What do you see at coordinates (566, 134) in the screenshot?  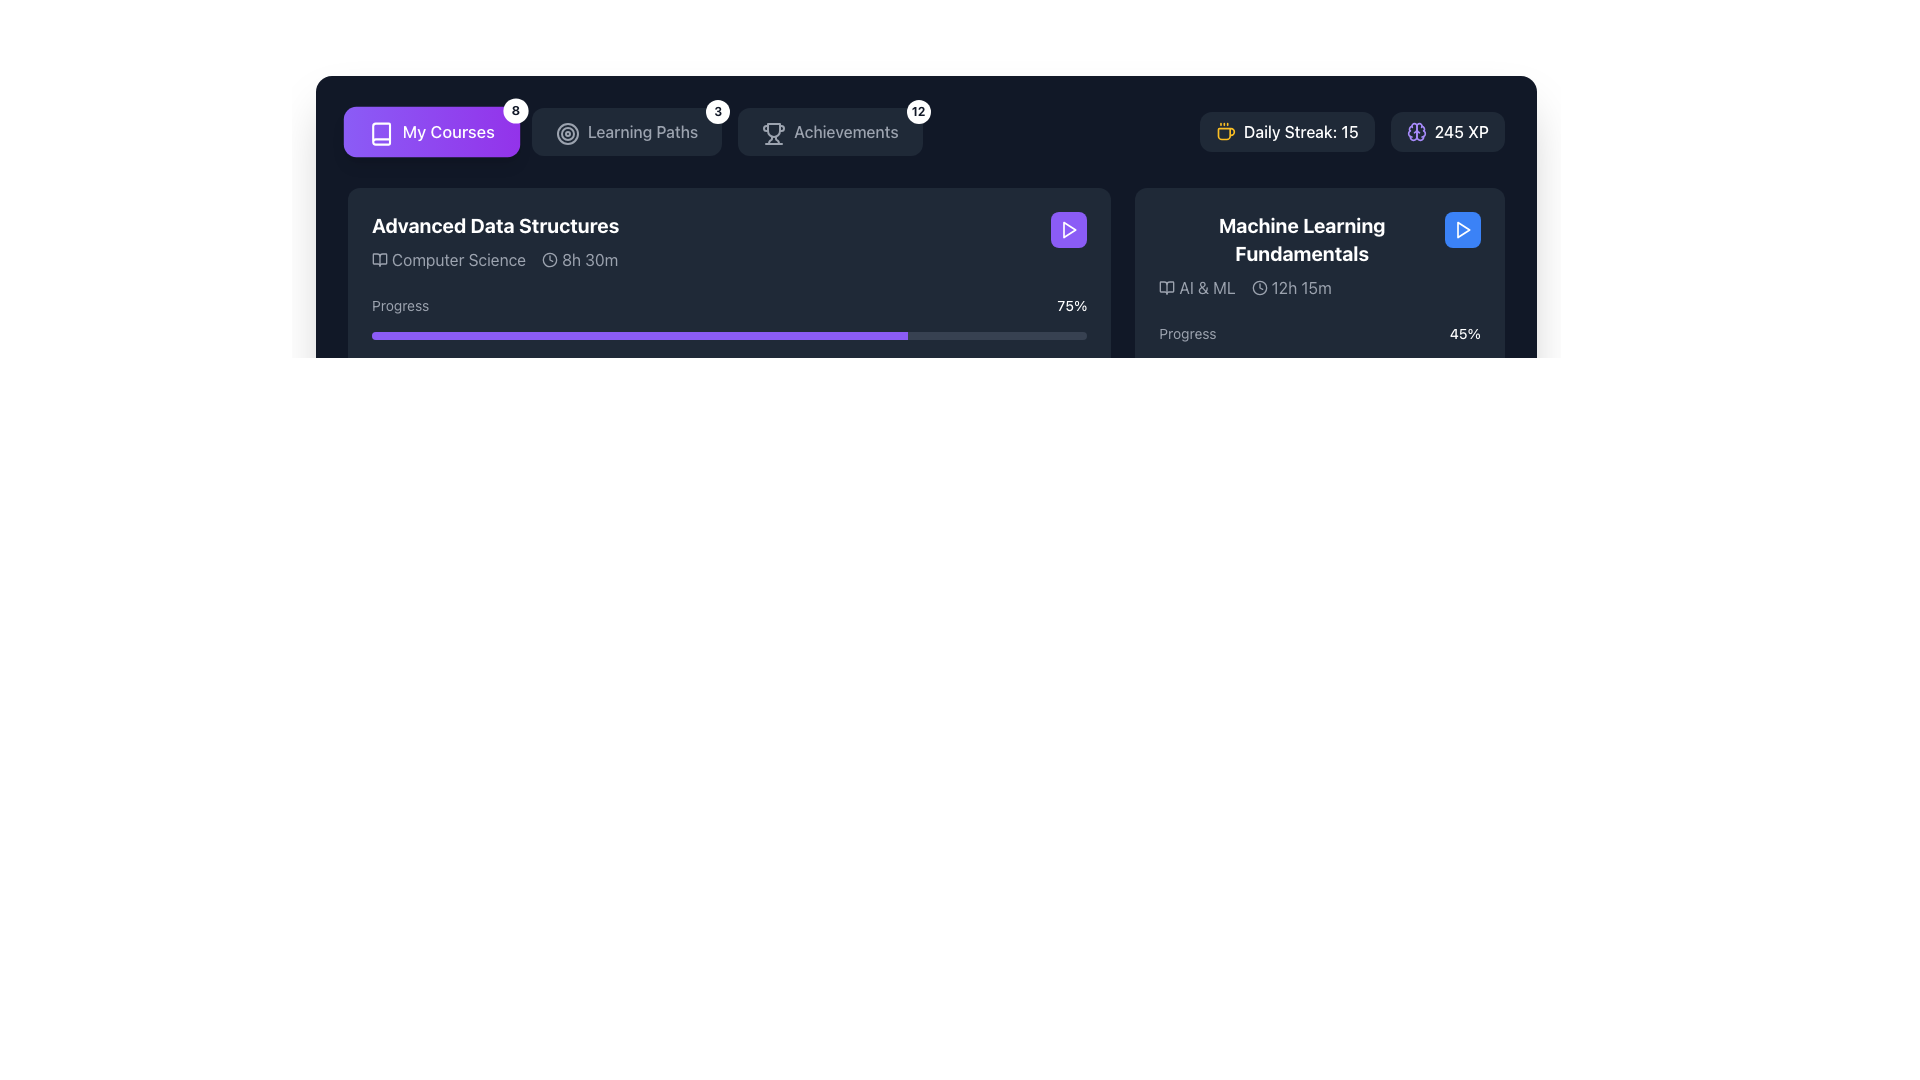 I see `the educational pathways icon located in the top navigation bar, which is positioned immediately to the left of the icon labeled '3' and to the right of the 'My Courses' button` at bounding box center [566, 134].